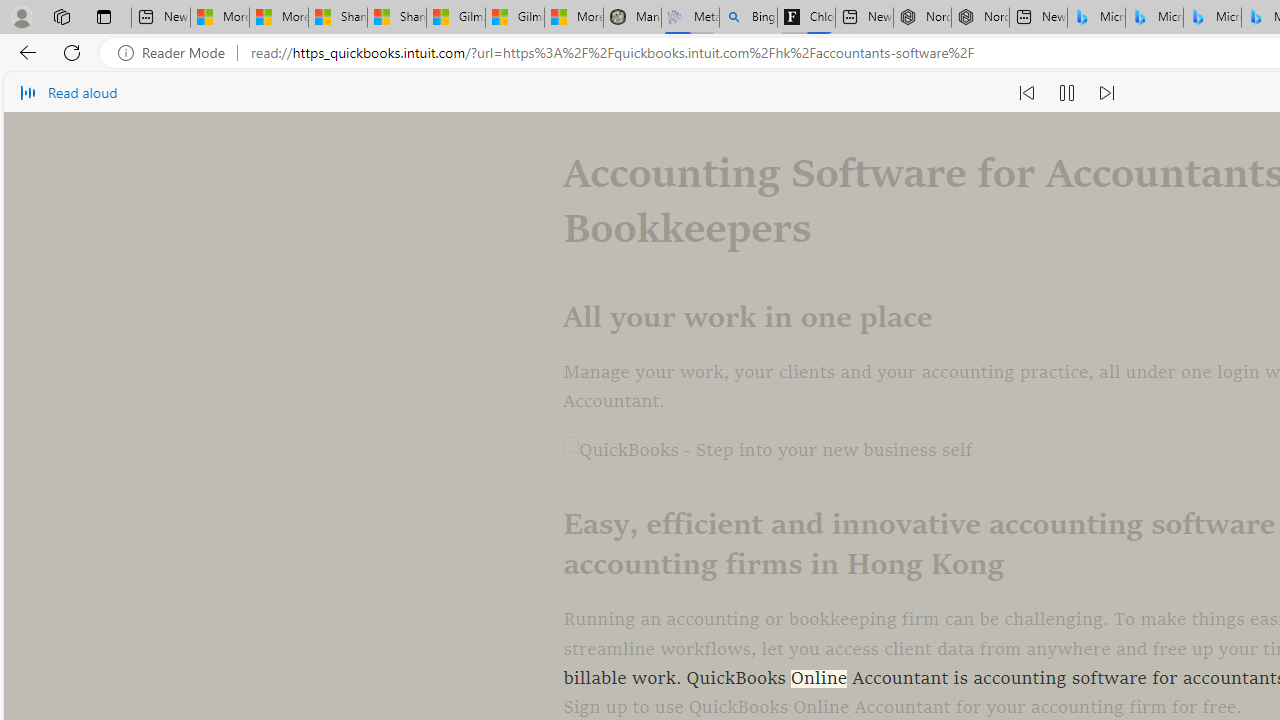  What do you see at coordinates (177, 52) in the screenshot?
I see `'Reader Mode'` at bounding box center [177, 52].